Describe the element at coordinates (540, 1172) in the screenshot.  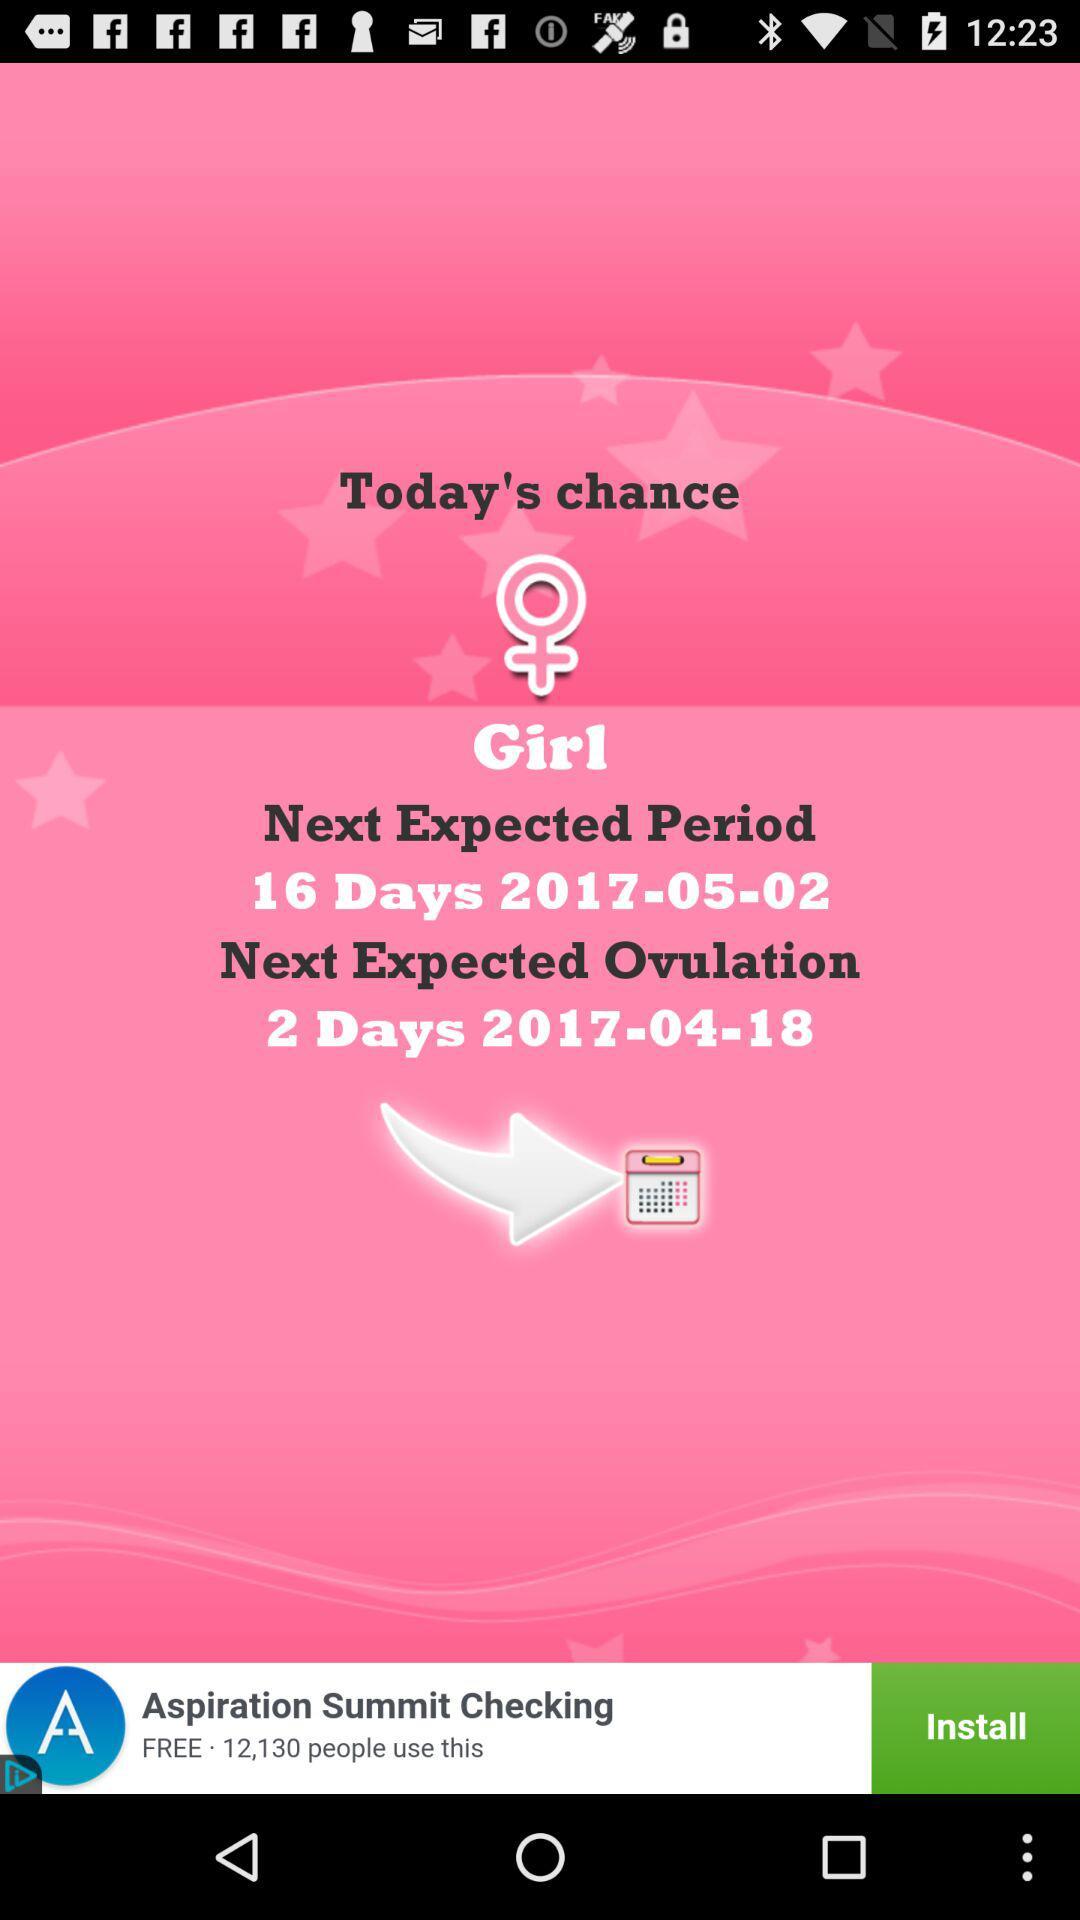
I see `calculater` at that location.